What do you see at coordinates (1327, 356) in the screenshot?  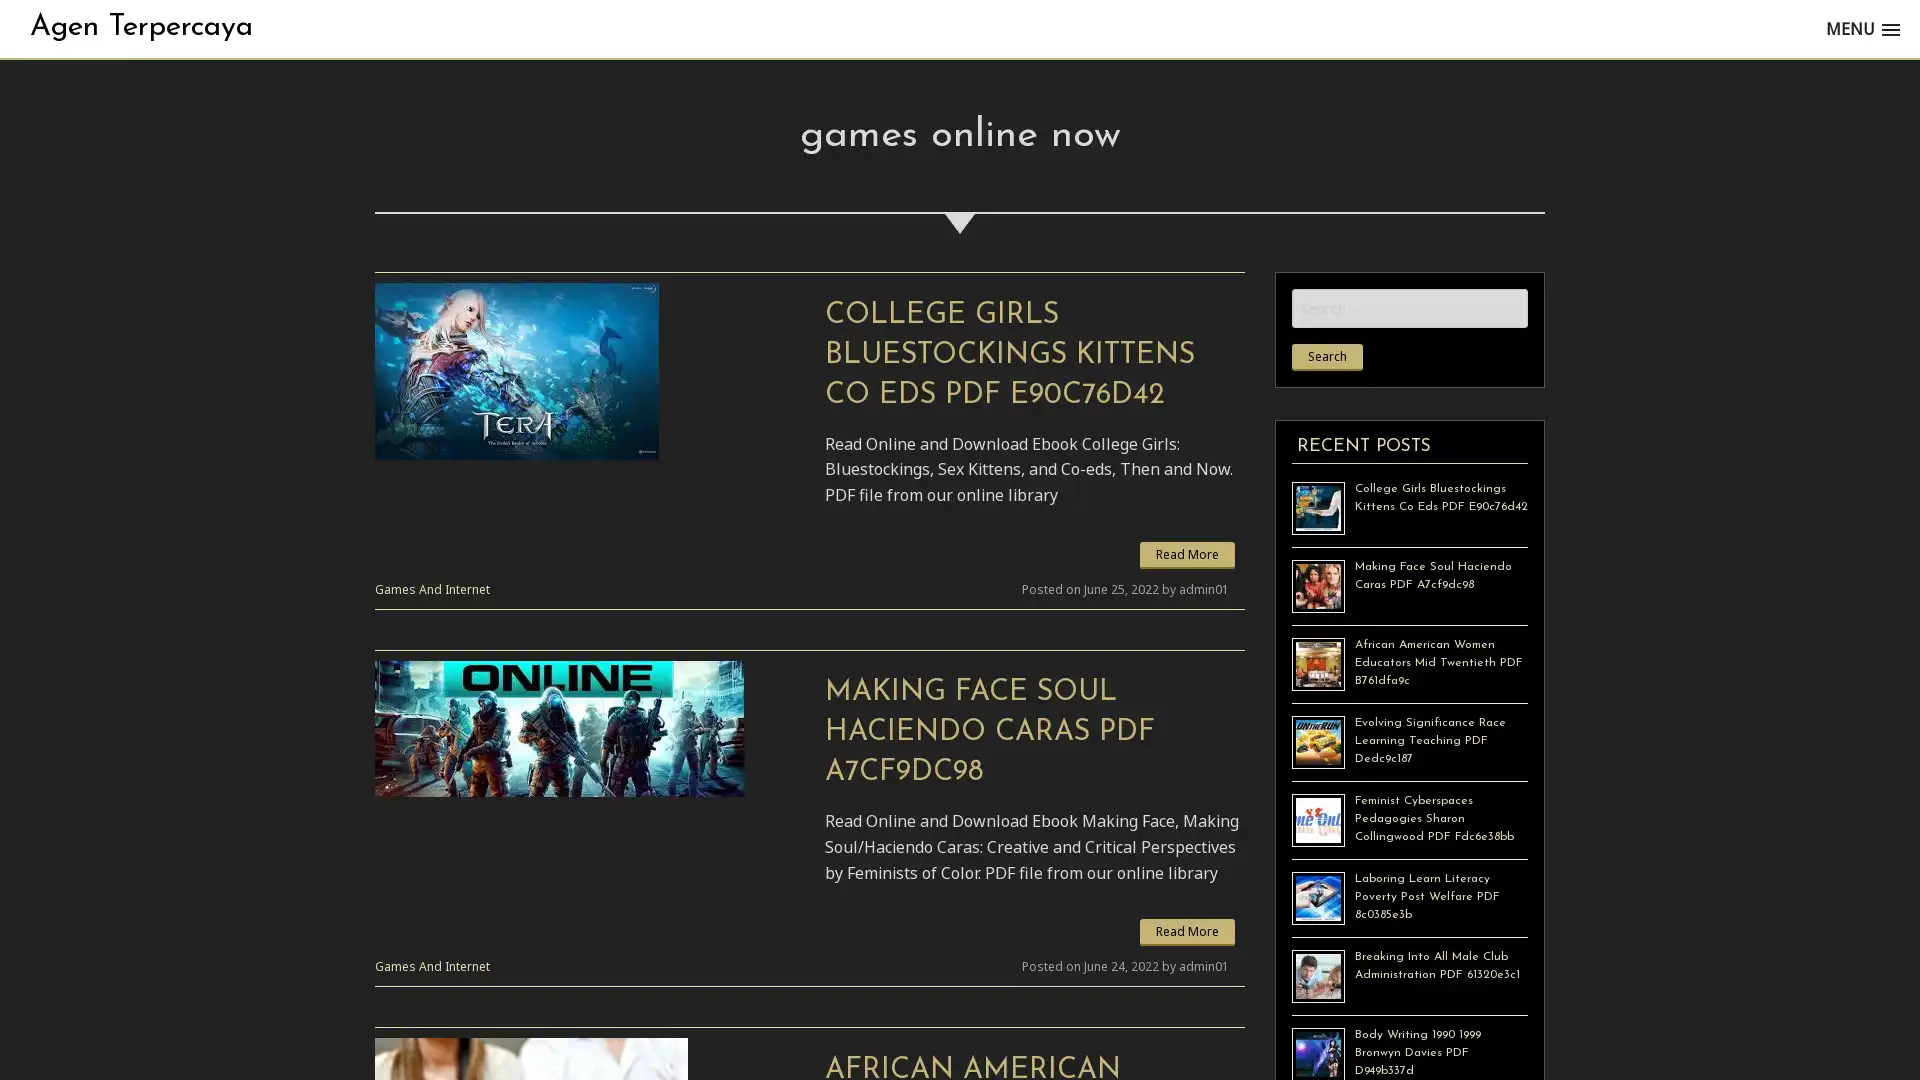 I see `Search` at bounding box center [1327, 356].